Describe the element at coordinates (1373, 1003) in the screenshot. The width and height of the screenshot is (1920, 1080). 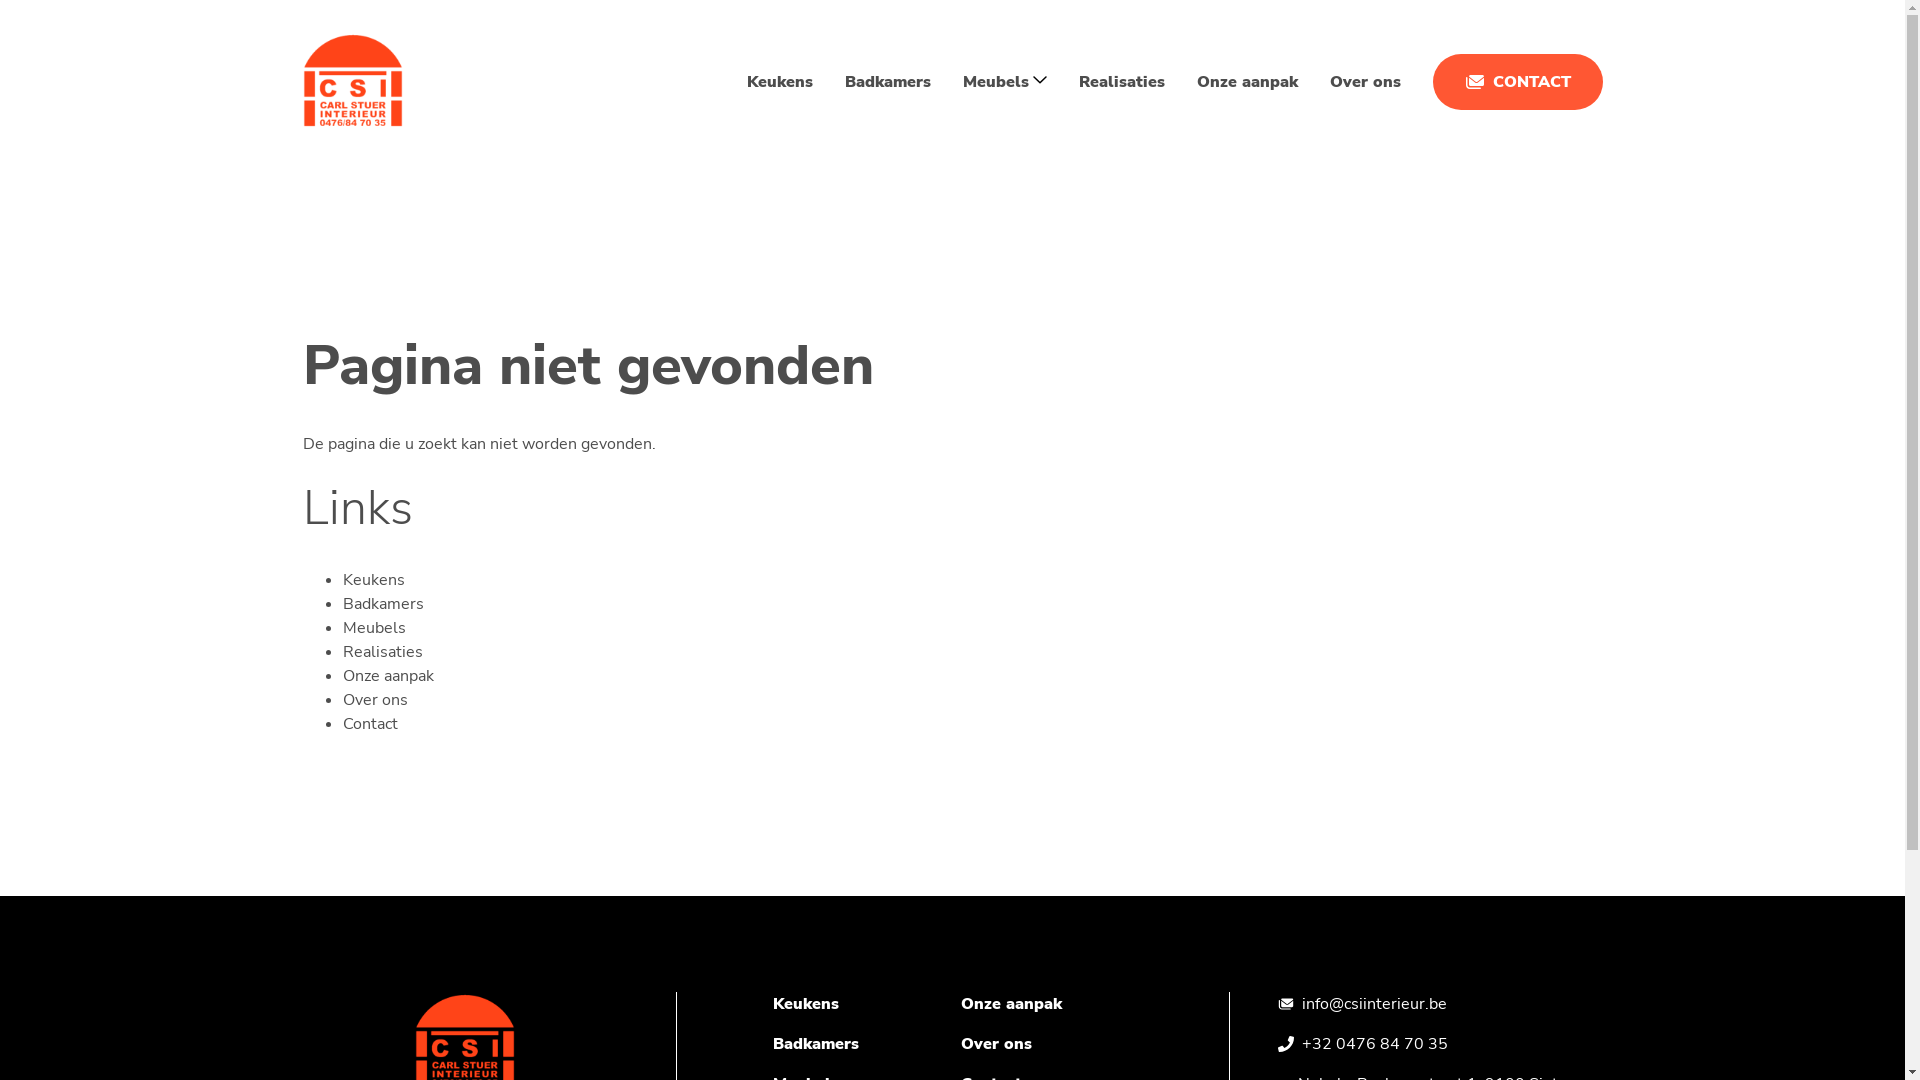
I see `'info@csiinterieur.be'` at that location.